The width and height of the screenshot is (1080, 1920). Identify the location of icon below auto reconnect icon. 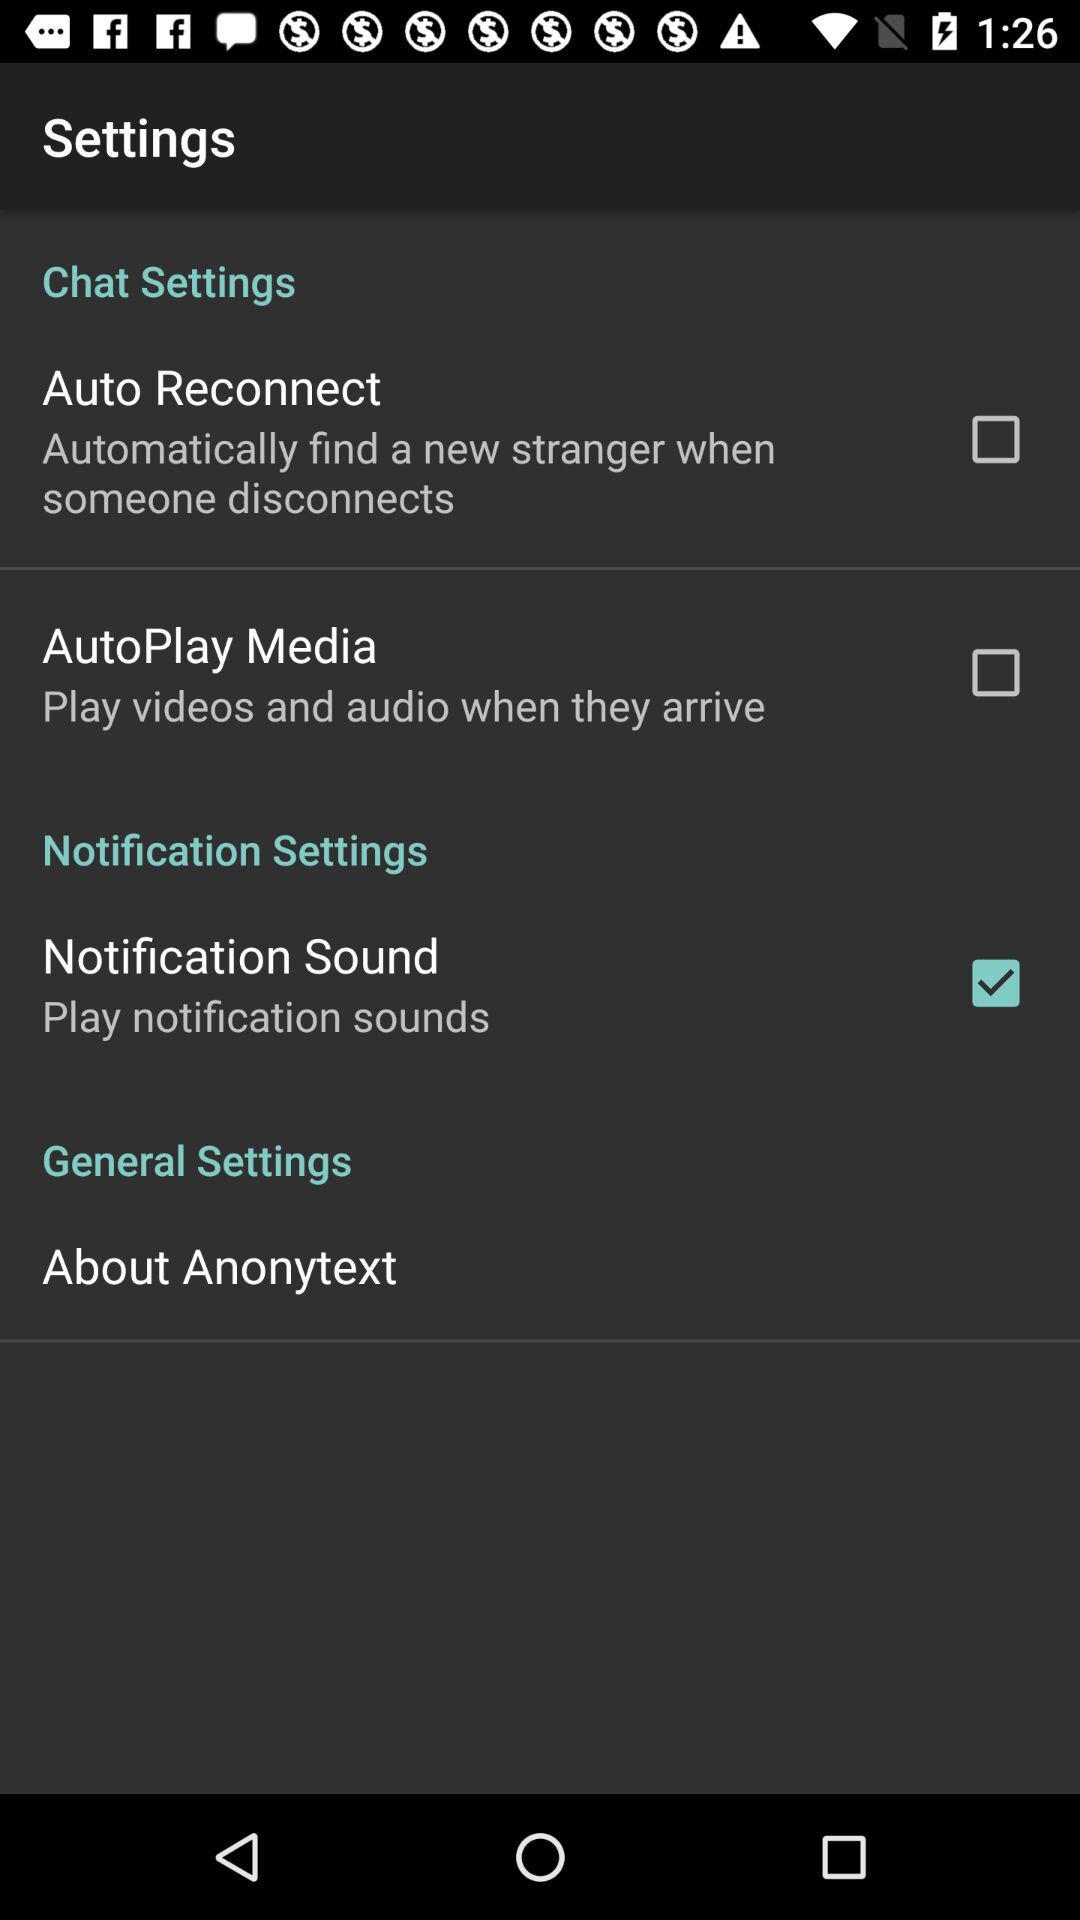
(477, 470).